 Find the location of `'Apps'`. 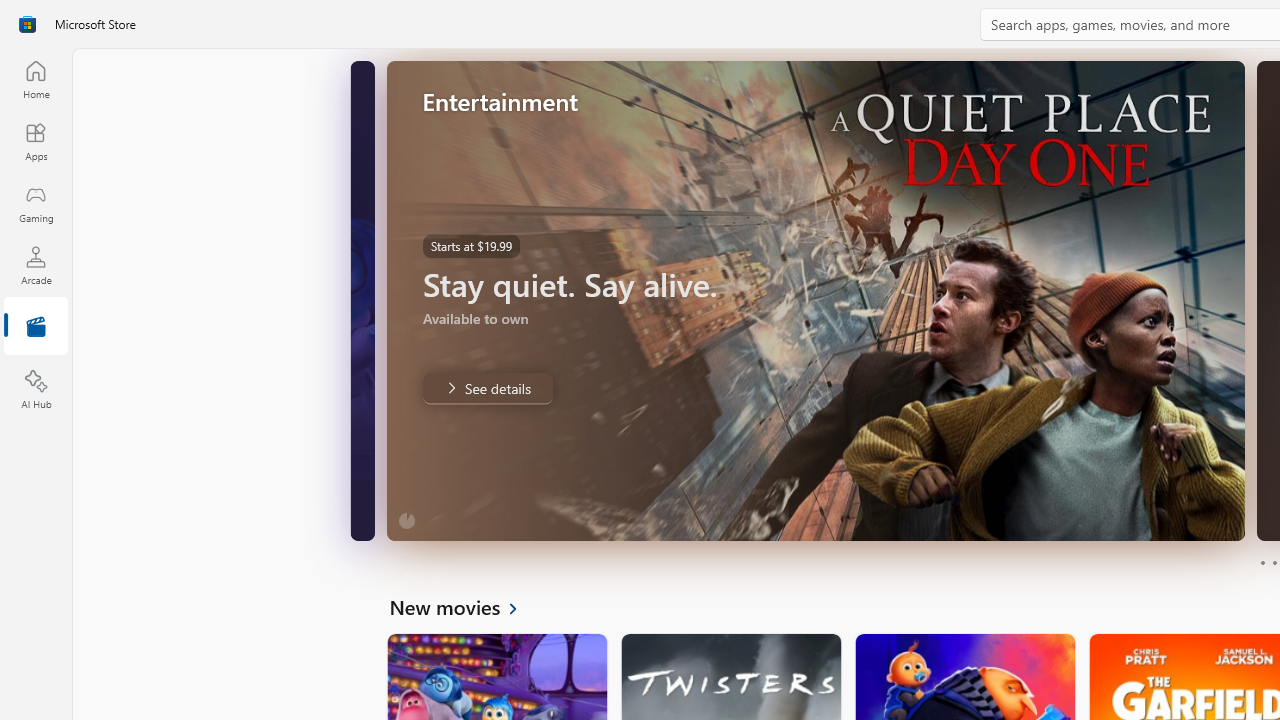

'Apps' is located at coordinates (35, 140).